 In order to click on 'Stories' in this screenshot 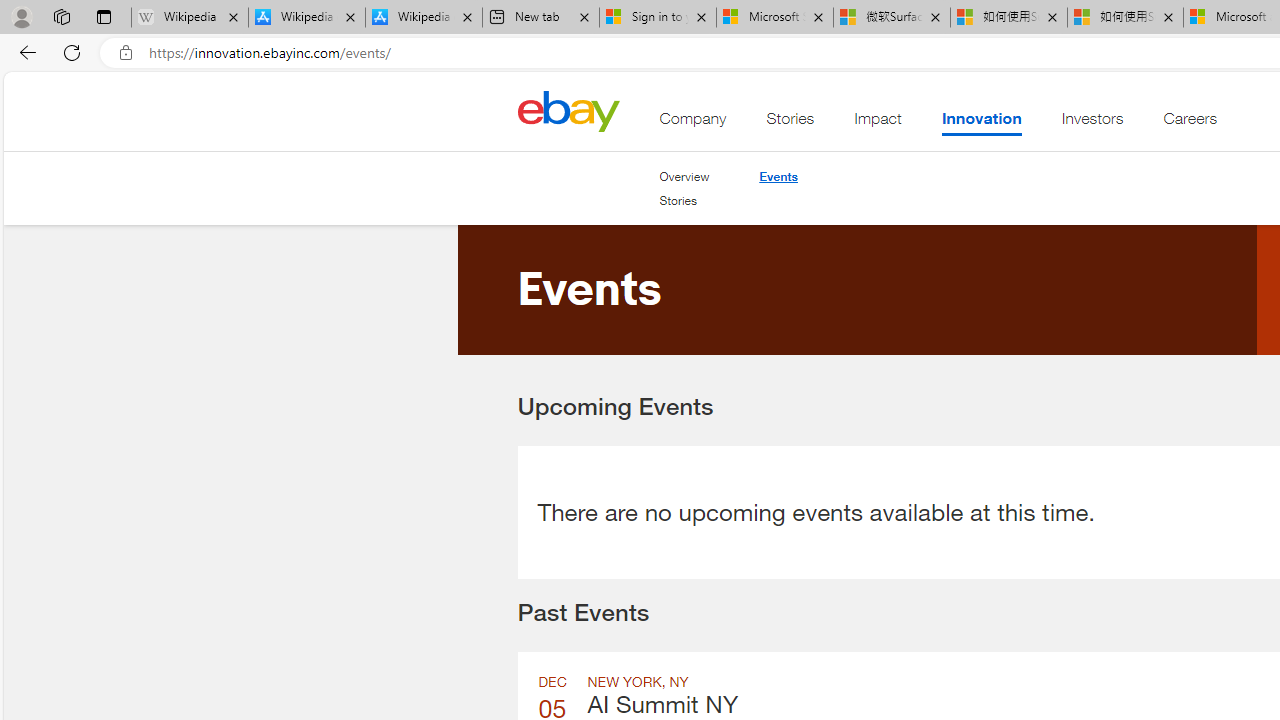, I will do `click(678, 200)`.